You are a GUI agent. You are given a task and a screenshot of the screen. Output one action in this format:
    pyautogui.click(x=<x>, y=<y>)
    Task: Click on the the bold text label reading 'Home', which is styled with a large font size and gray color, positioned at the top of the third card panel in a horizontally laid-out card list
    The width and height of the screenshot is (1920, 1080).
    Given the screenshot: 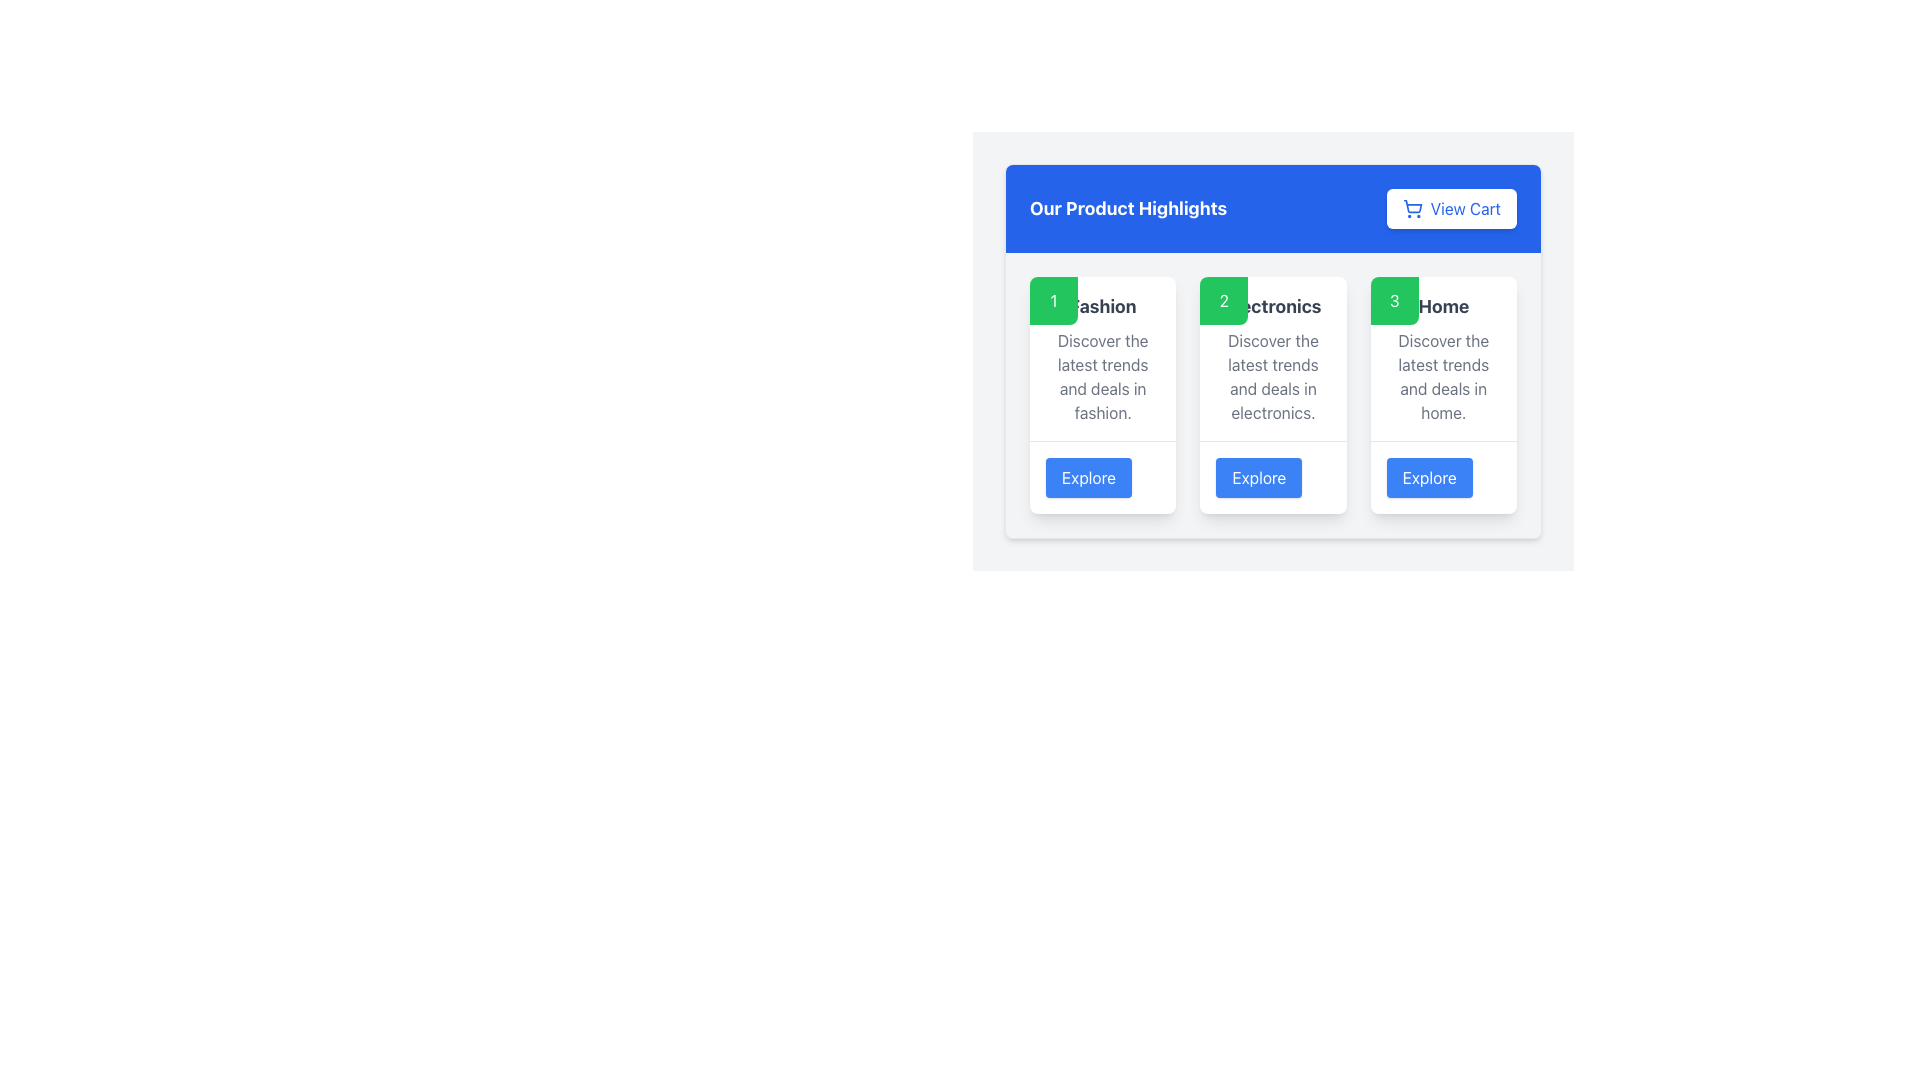 What is the action you would take?
    pyautogui.click(x=1443, y=307)
    